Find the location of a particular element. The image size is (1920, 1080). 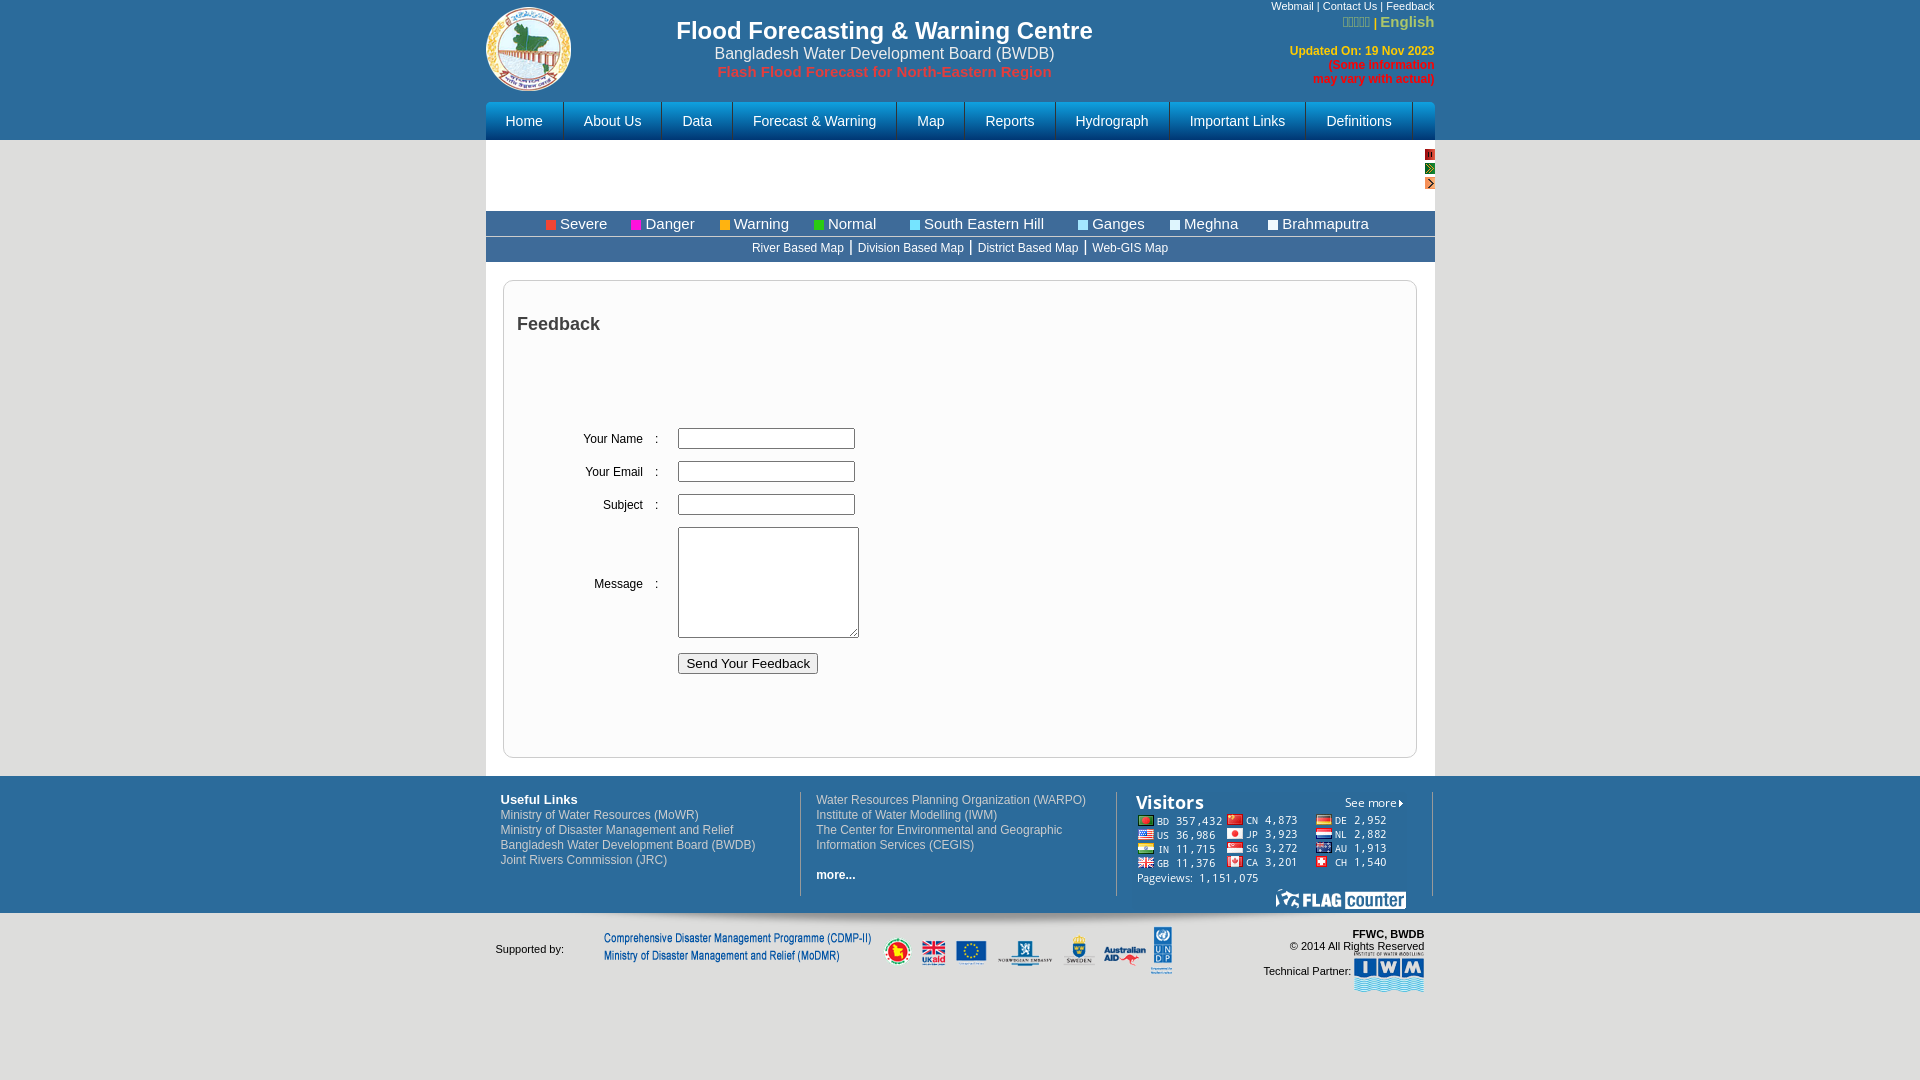

'English' is located at coordinates (1379, 21).